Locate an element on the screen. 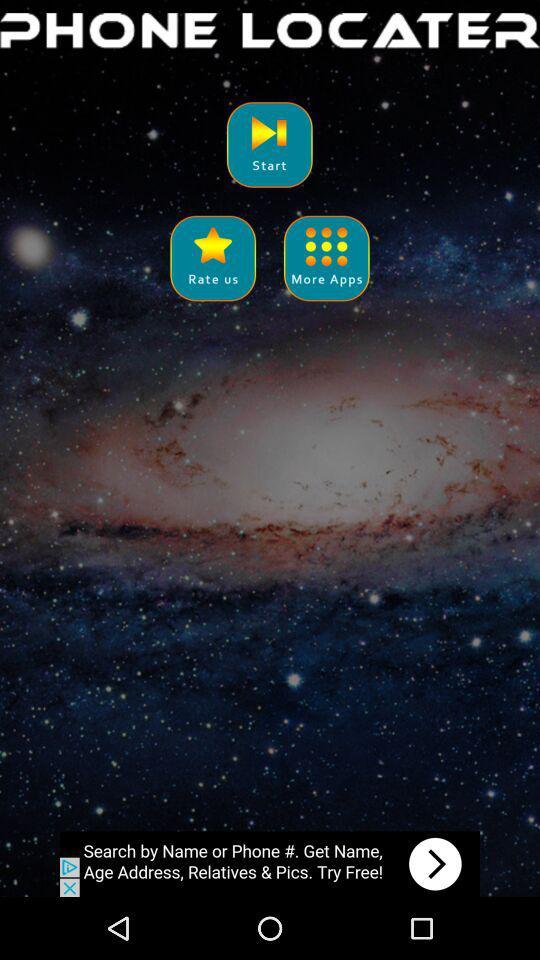 Image resolution: width=540 pixels, height=960 pixels. rate the app is located at coordinates (212, 257).